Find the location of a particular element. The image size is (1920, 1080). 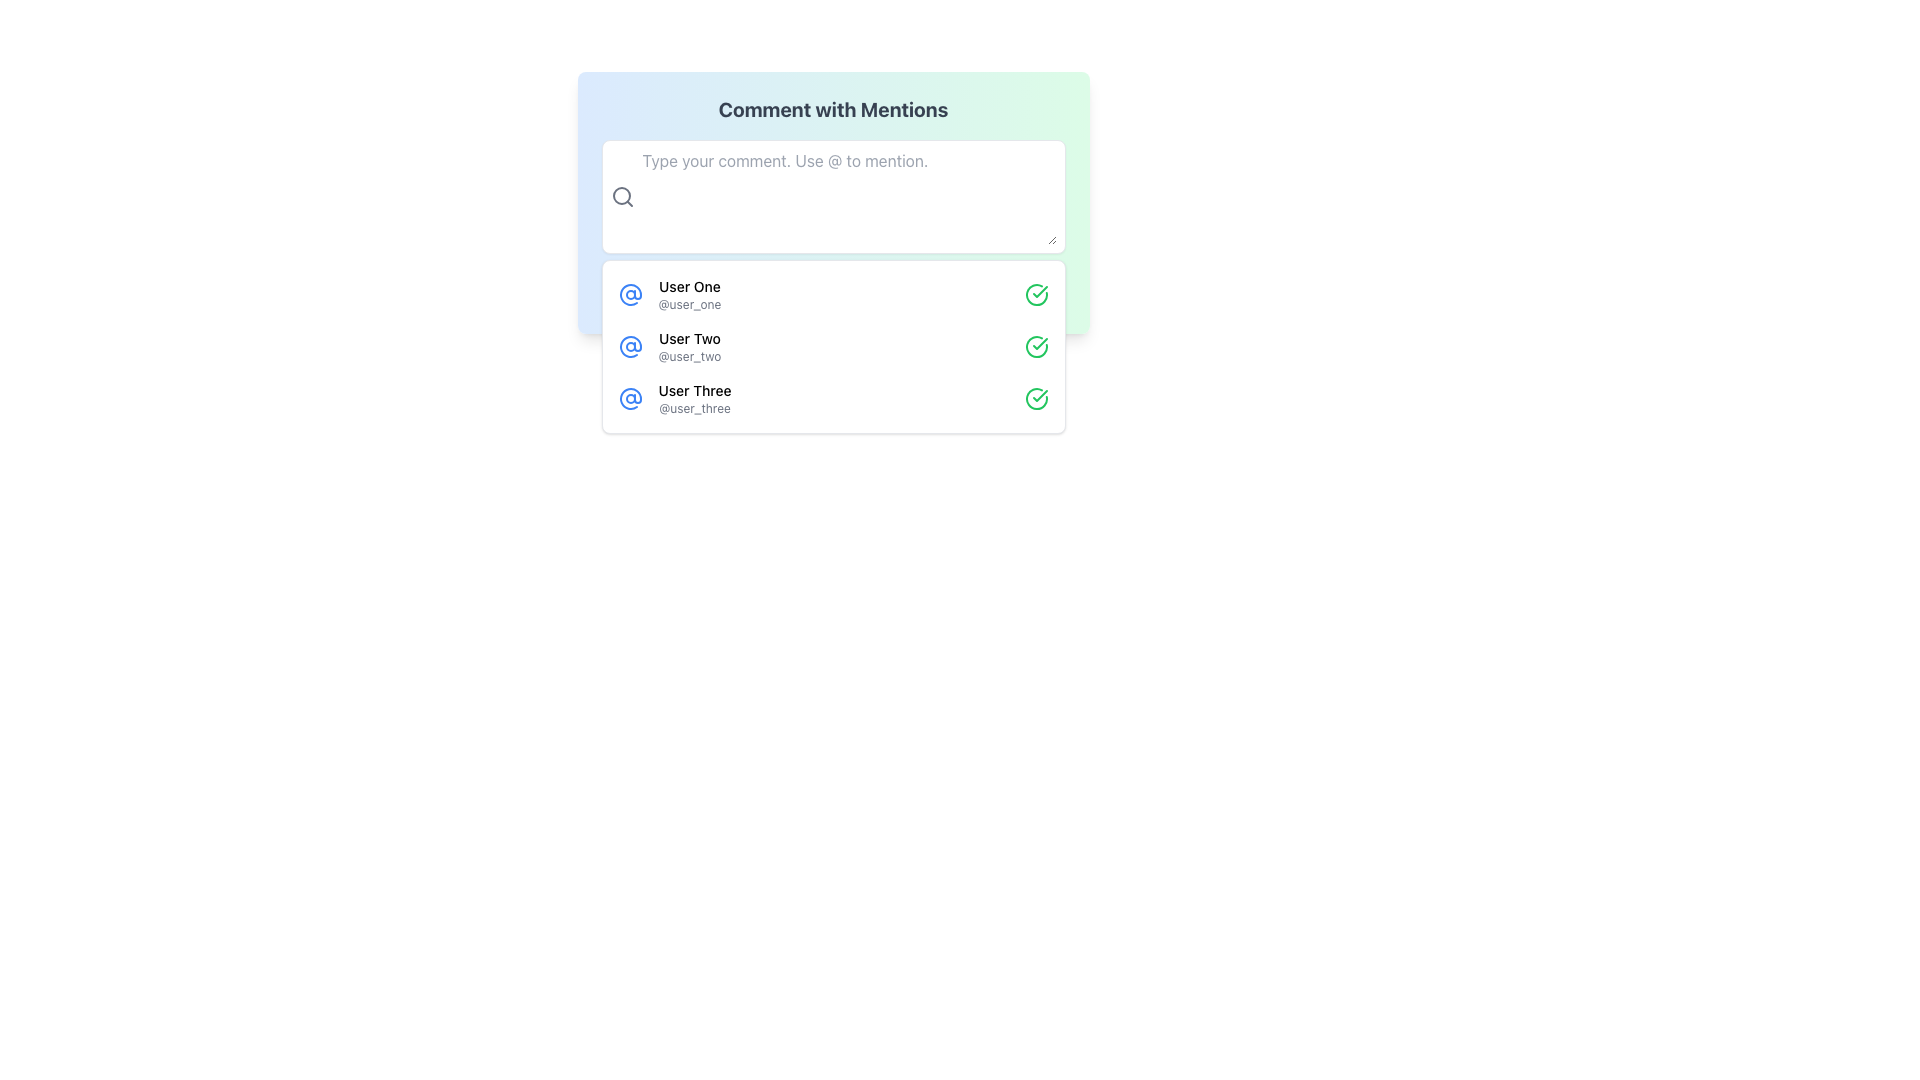

the username label located directly beneath 'User One', which is the topmost entry in the user suggestions list is located at coordinates (690, 304).